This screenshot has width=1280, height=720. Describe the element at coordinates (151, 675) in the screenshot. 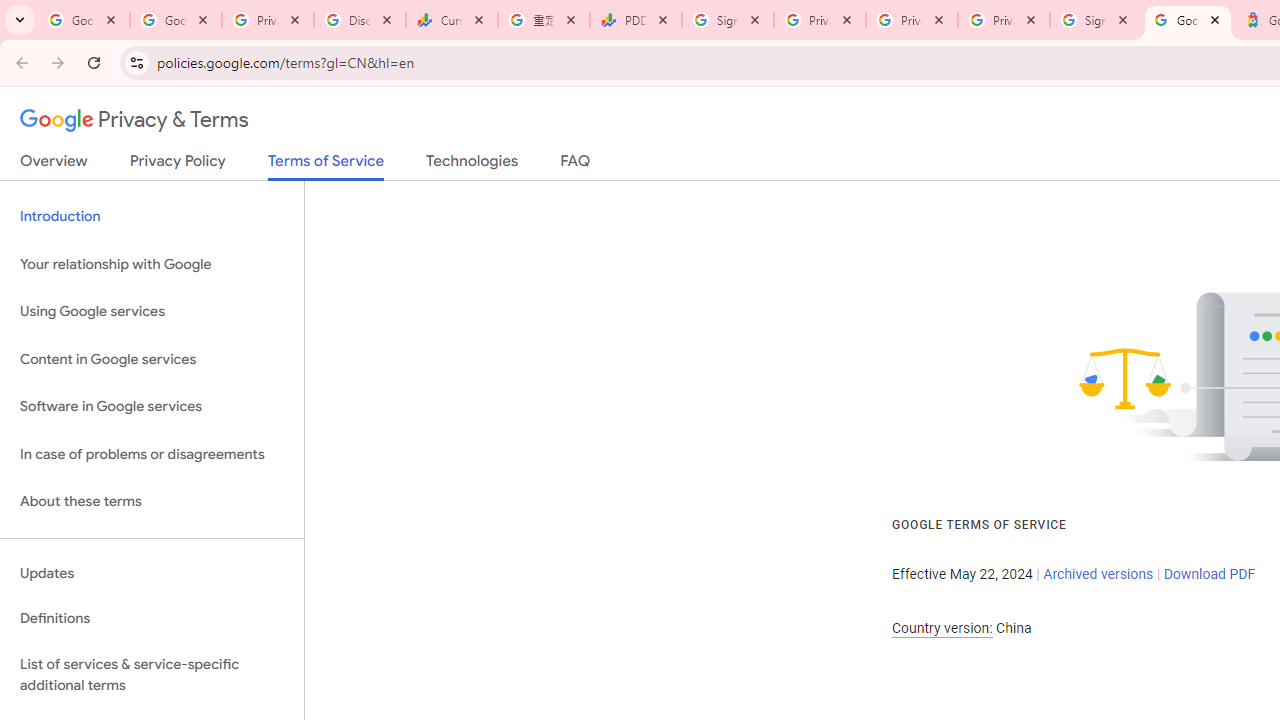

I see `'List of services & service-specific additional terms'` at that location.